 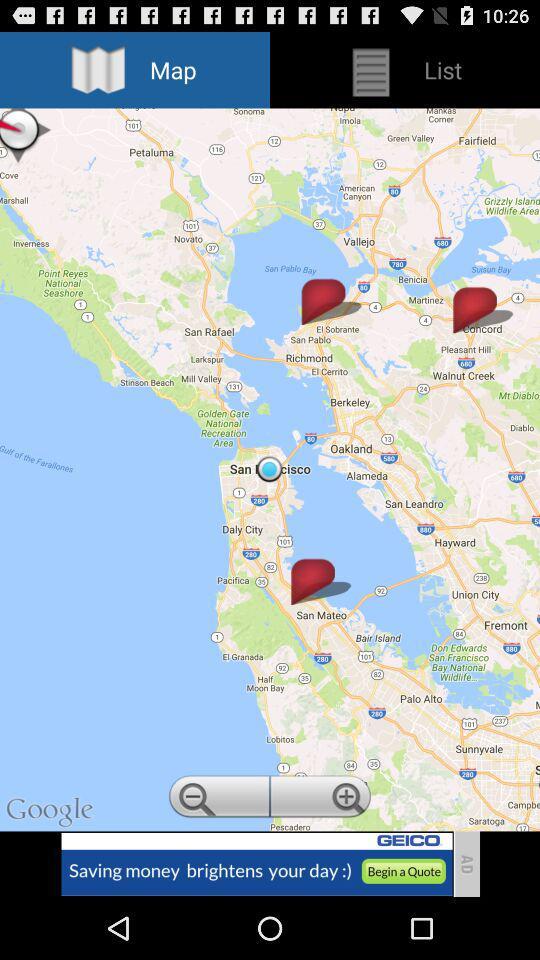 What do you see at coordinates (216, 854) in the screenshot?
I see `the zoom_out icon` at bounding box center [216, 854].